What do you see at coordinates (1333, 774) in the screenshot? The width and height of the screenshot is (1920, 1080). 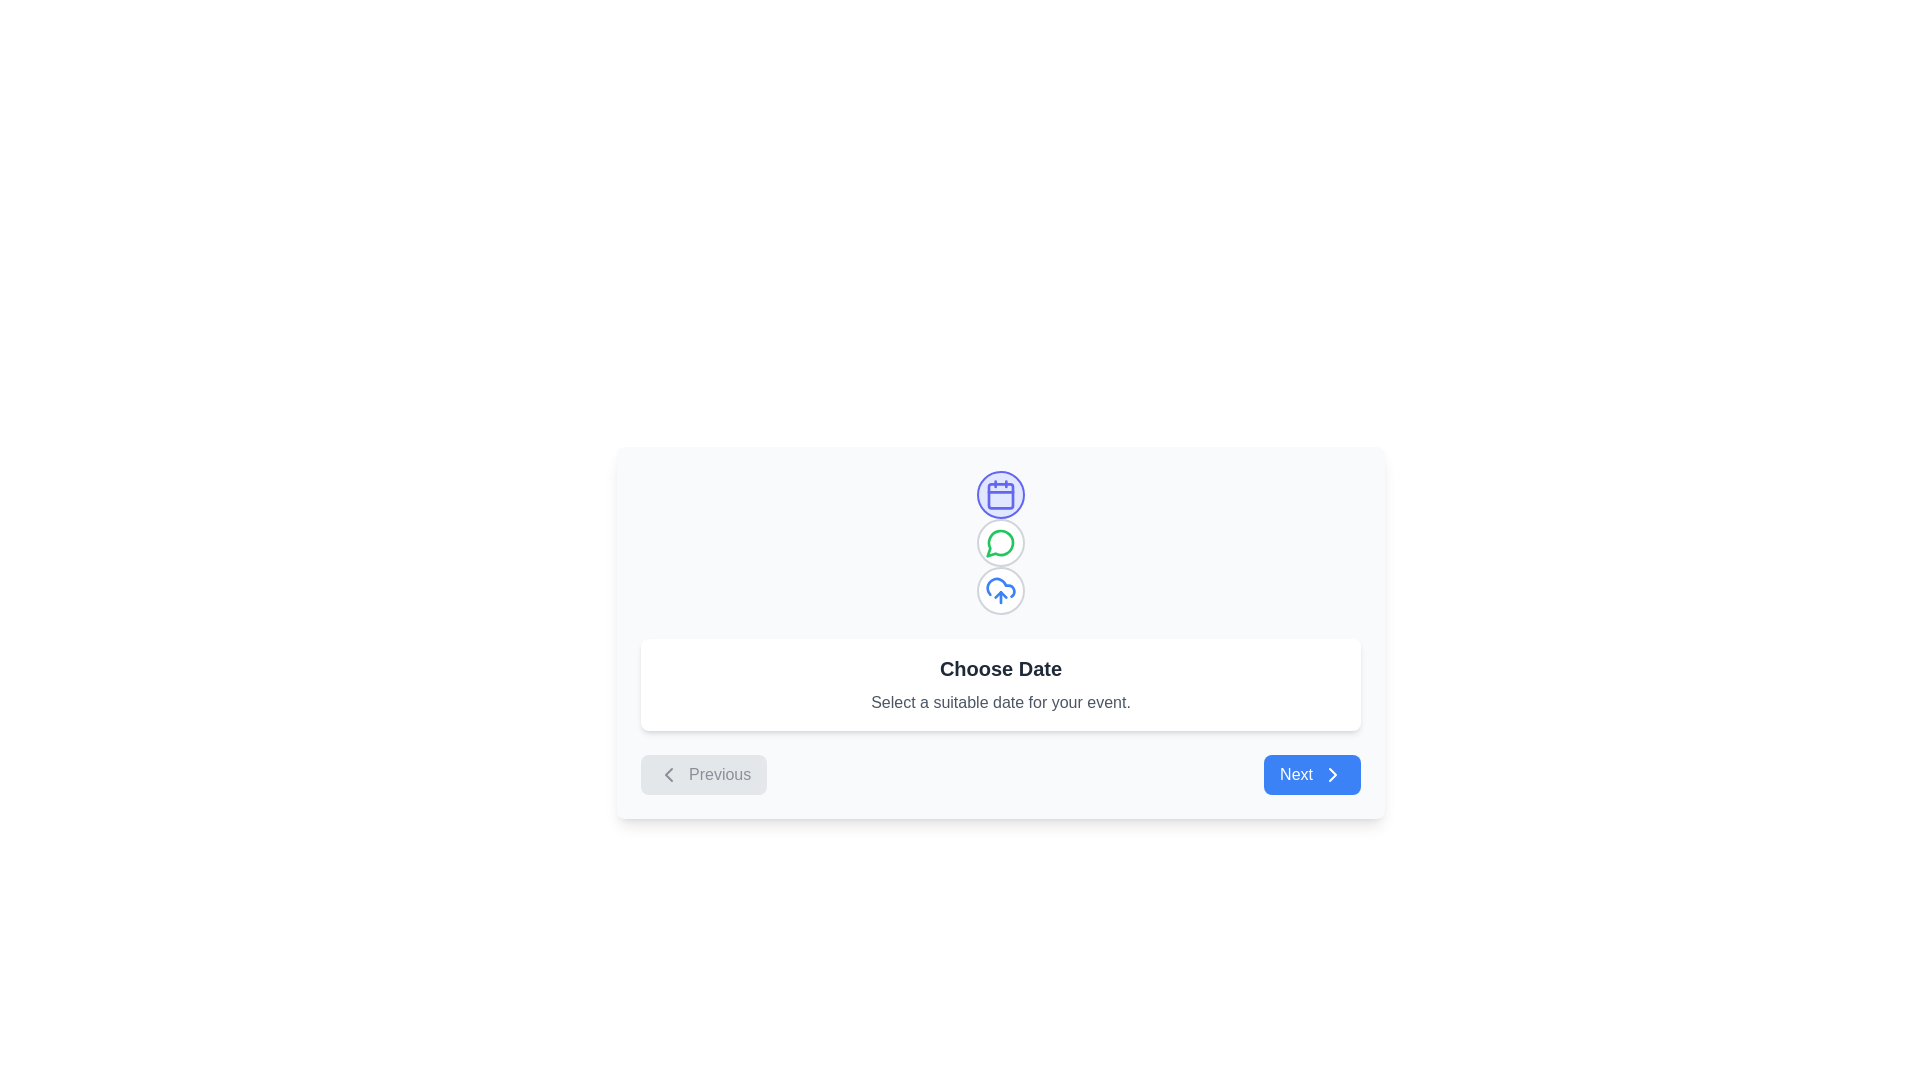 I see `the 'Next' button which contains a small, right-pointing chevron arrow icon to proceed` at bounding box center [1333, 774].